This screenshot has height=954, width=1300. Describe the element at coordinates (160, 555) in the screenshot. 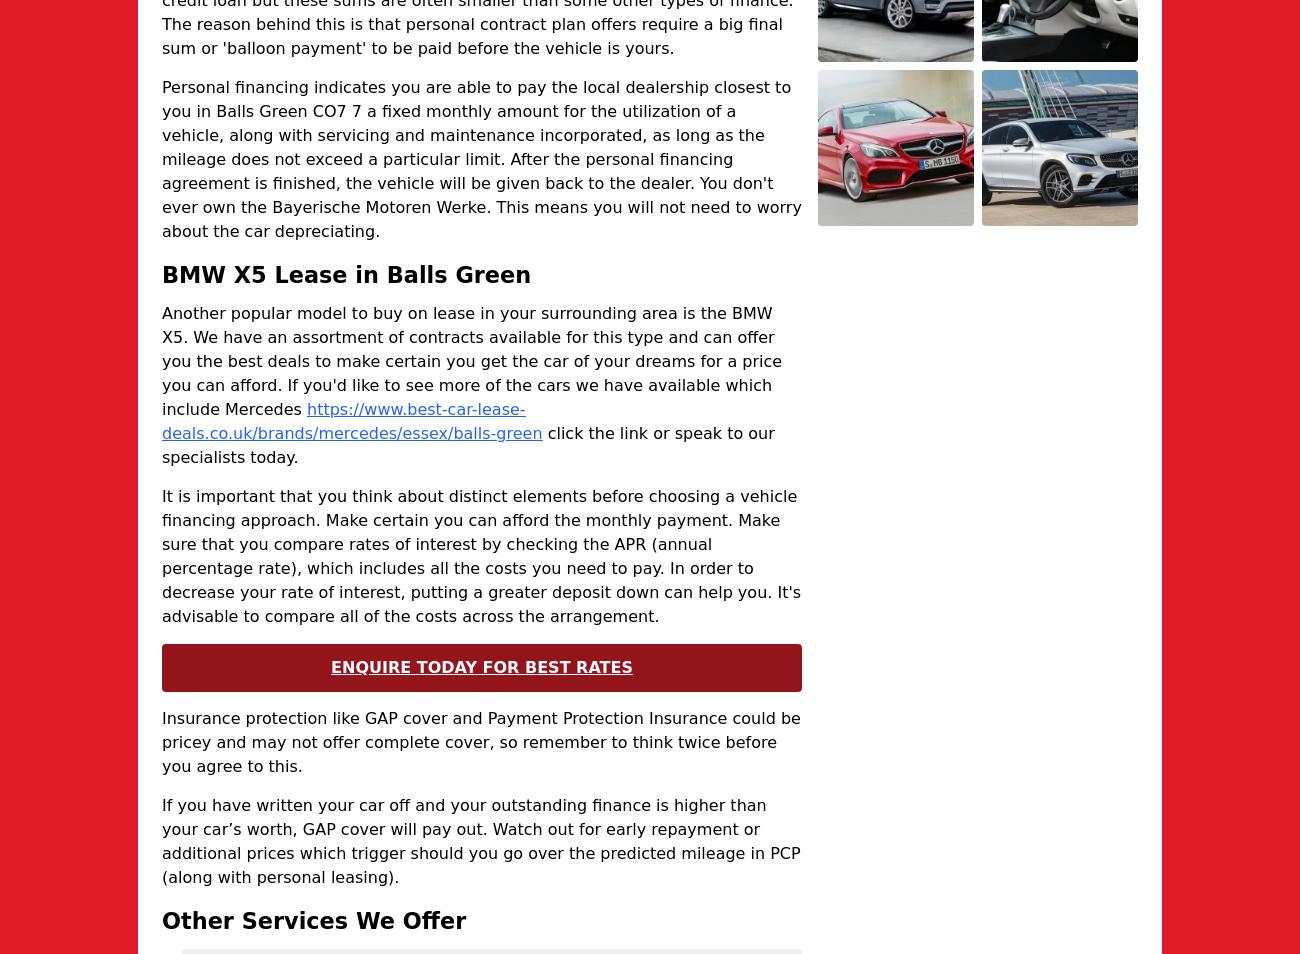

I see `'It is important that you think about distinct elements before choosing a vehicle financing approach. Make certain you can afford the monthly payment. Make sure that you compare rates of interest by checking the APR (annual percentage rate), which includes all the costs you need to pay. In order to decrease your rate of interest, putting a greater deposit down can help you. It's advisable to compare all of the costs across the arrangement.'` at that location.